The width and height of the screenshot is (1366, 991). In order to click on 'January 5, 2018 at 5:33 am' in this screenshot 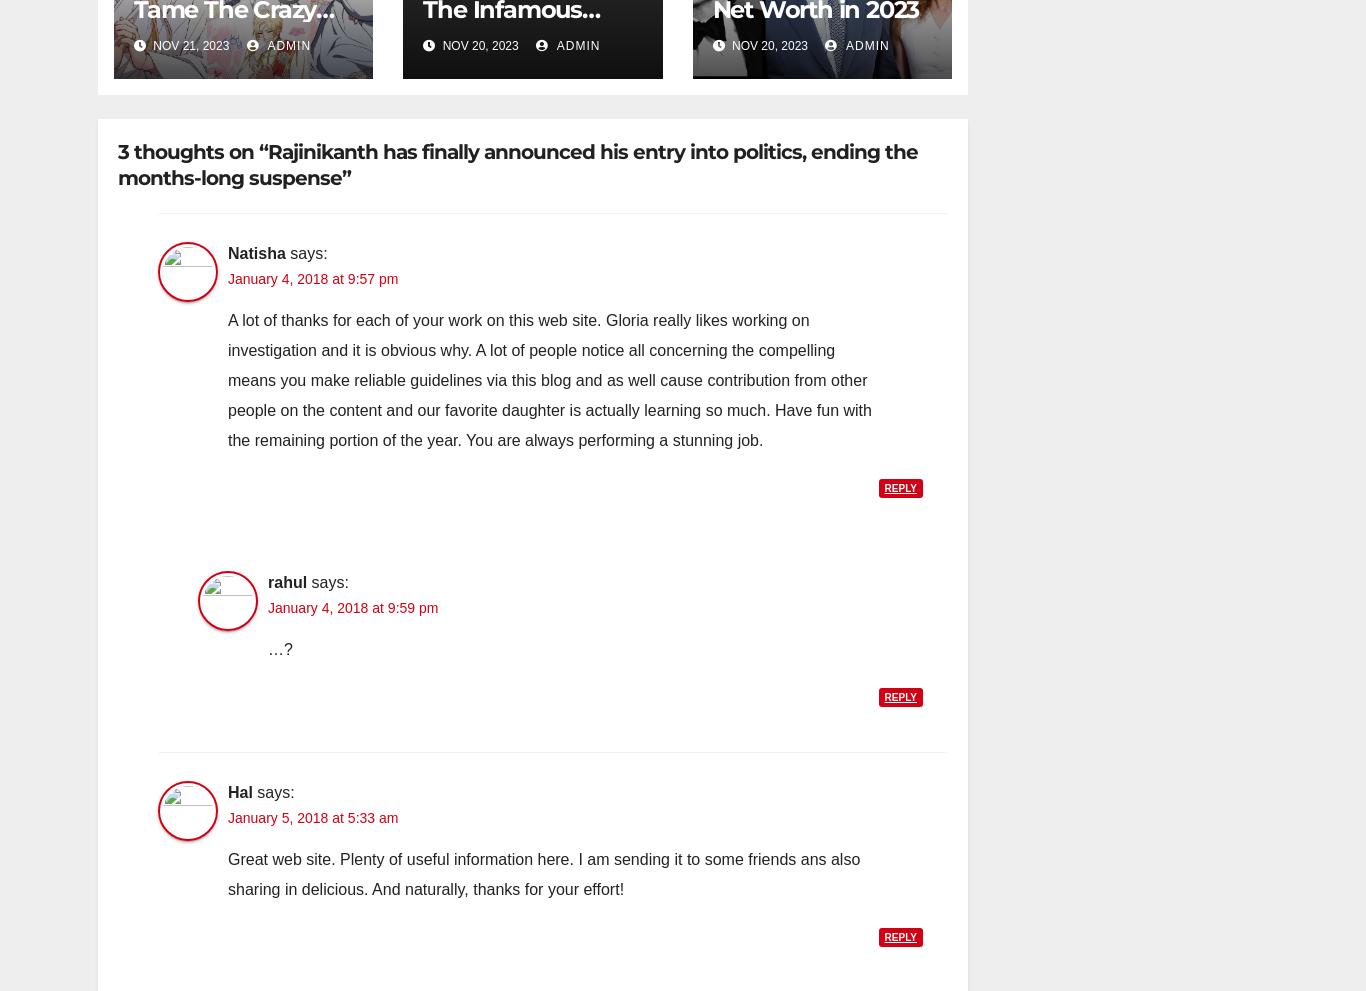, I will do `click(312, 816)`.